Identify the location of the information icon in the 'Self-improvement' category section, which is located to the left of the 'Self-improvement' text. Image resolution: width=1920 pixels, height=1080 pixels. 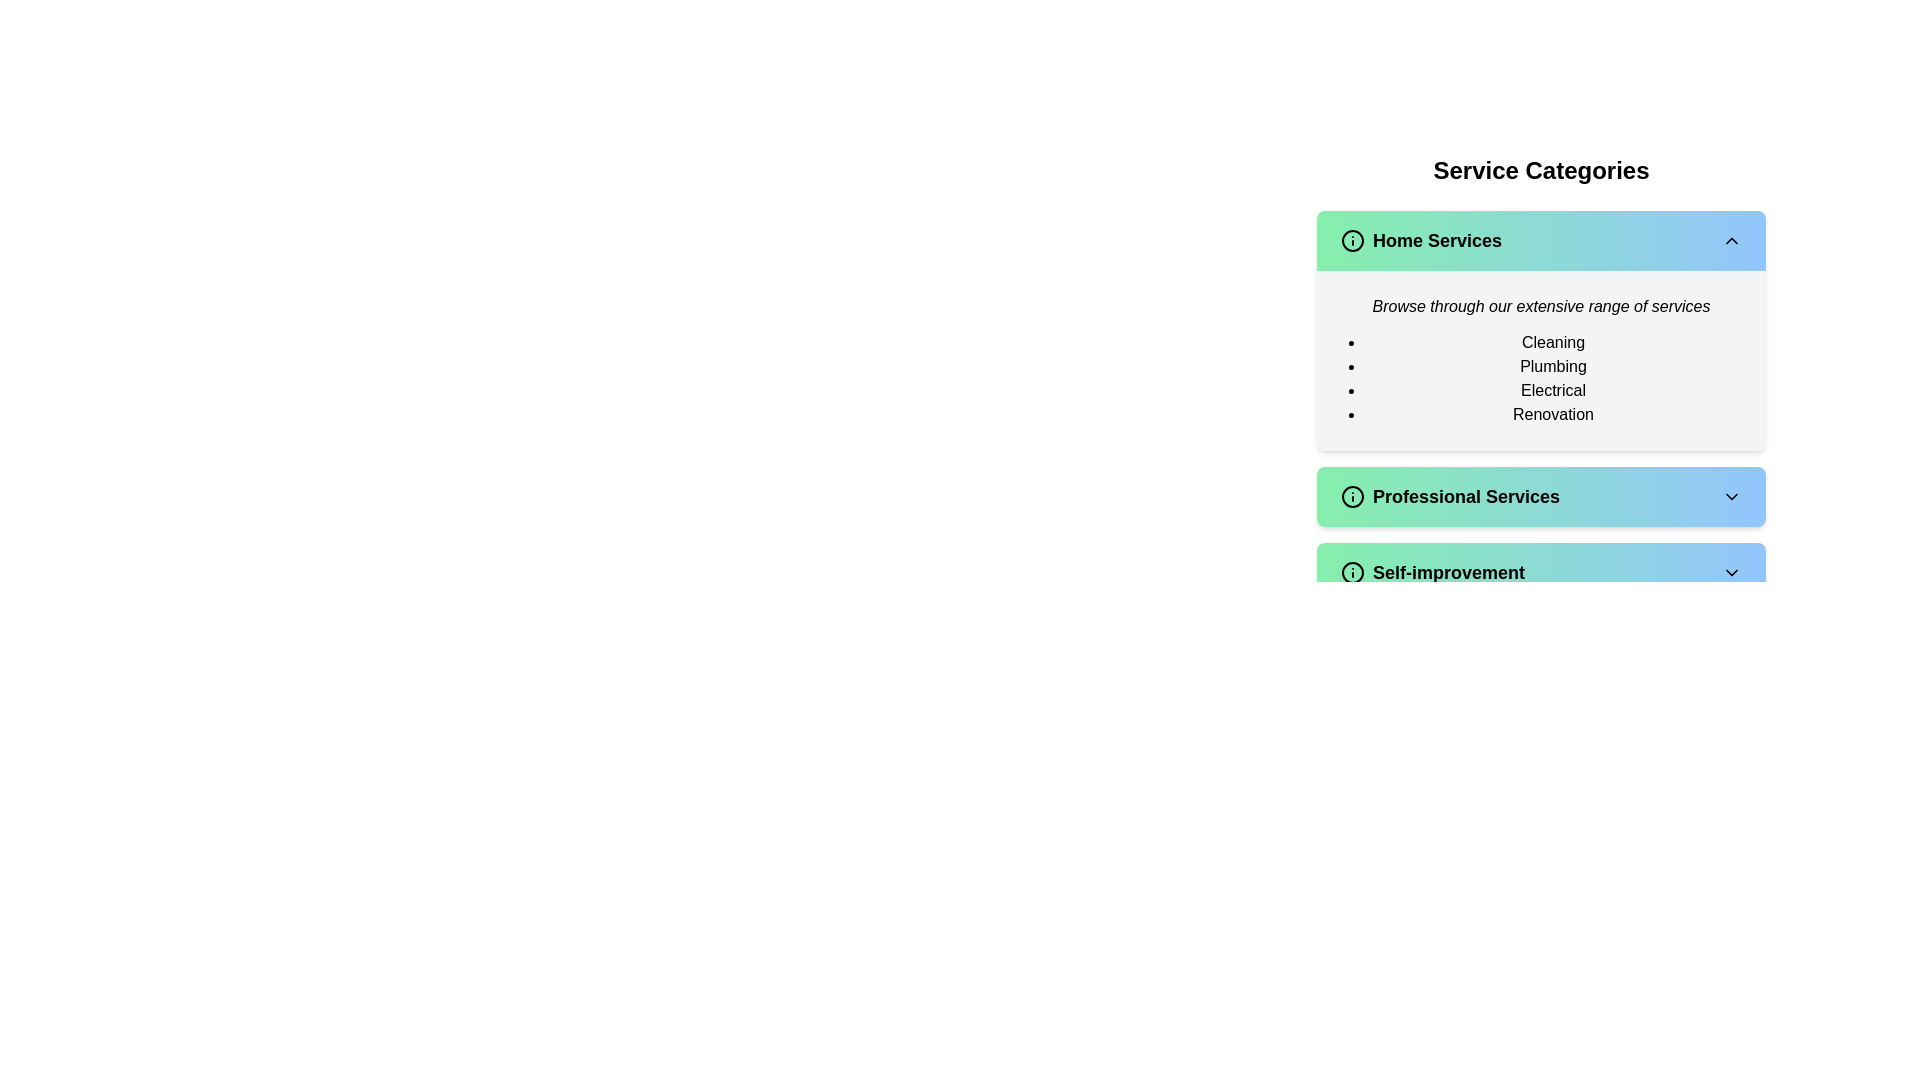
(1353, 573).